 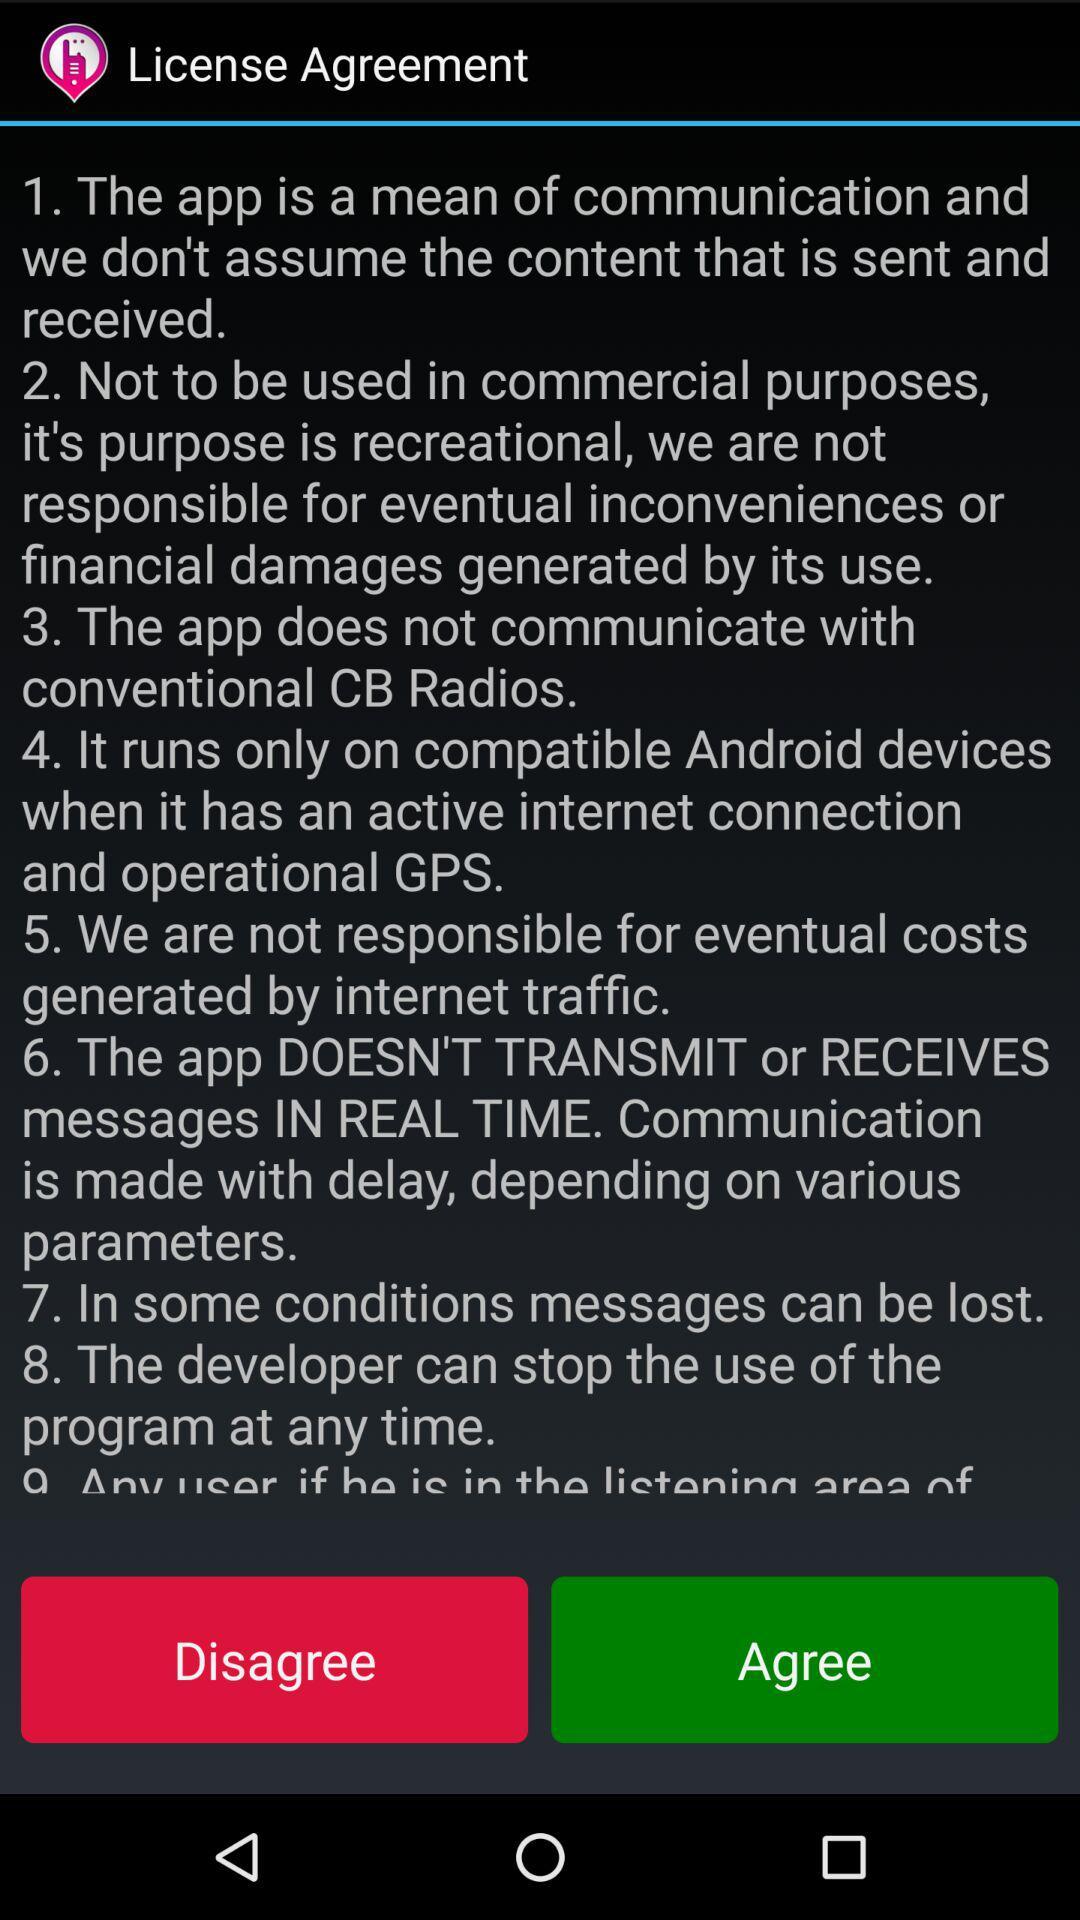 What do you see at coordinates (803, 1659) in the screenshot?
I see `the icon below 1 the app` at bounding box center [803, 1659].